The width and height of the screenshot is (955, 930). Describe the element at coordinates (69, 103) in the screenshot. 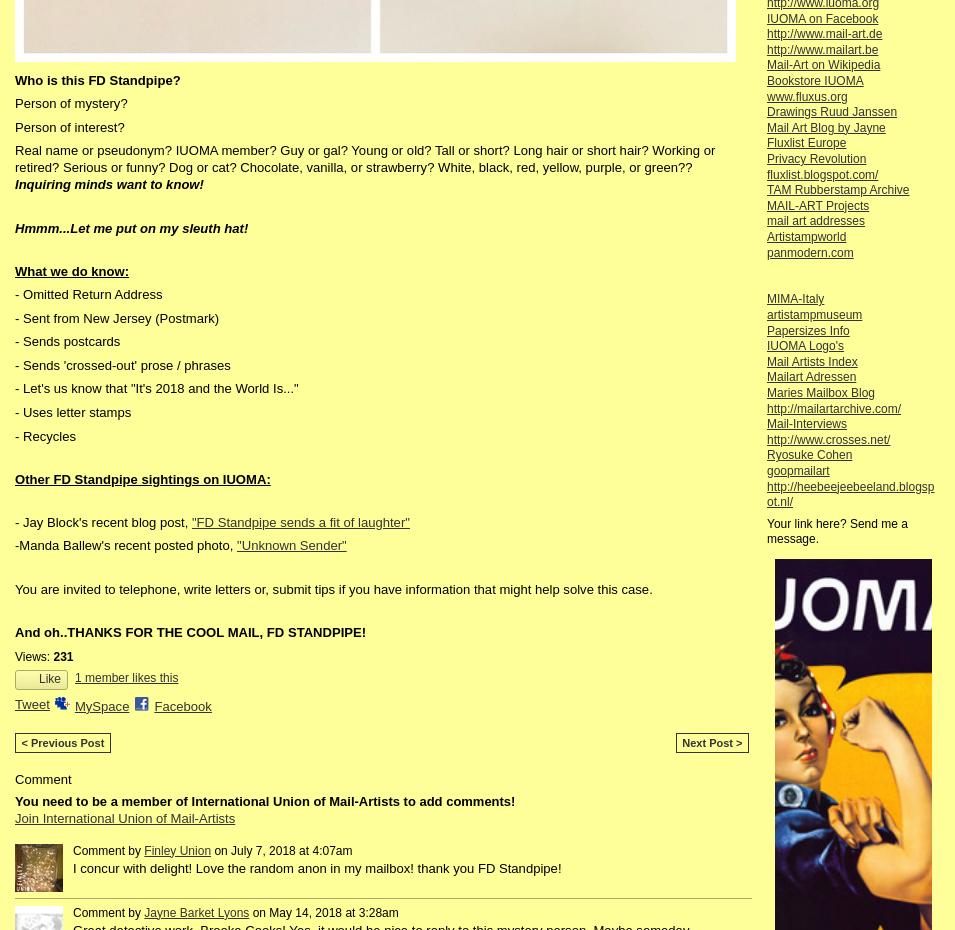

I see `'Person of mystery?'` at that location.